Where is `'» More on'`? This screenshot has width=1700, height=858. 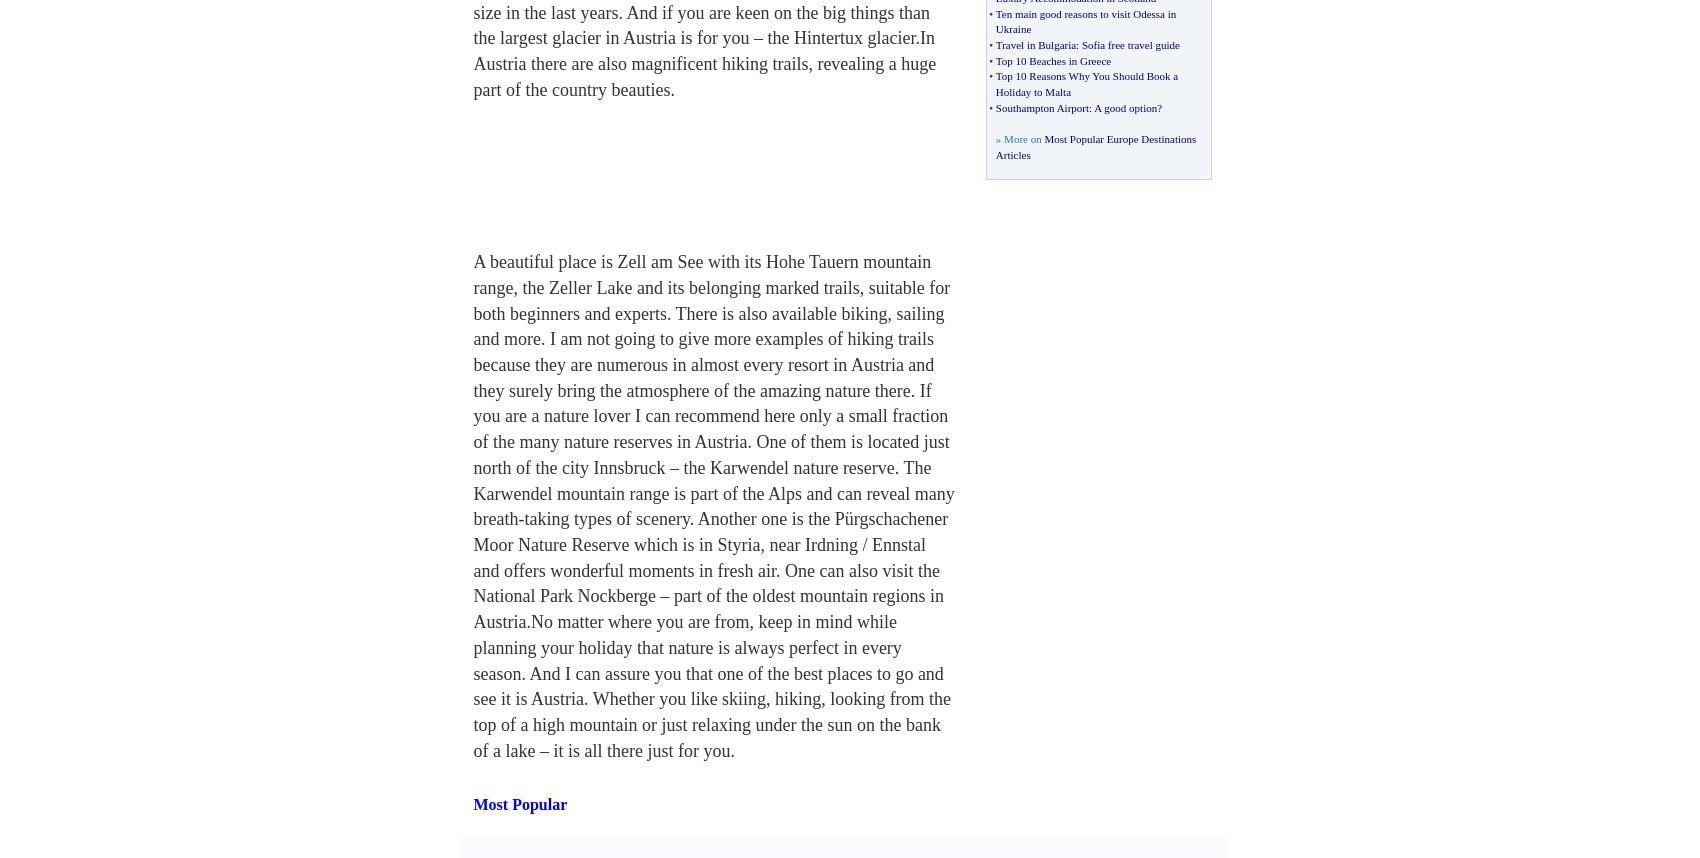
'» More on' is located at coordinates (1018, 137).